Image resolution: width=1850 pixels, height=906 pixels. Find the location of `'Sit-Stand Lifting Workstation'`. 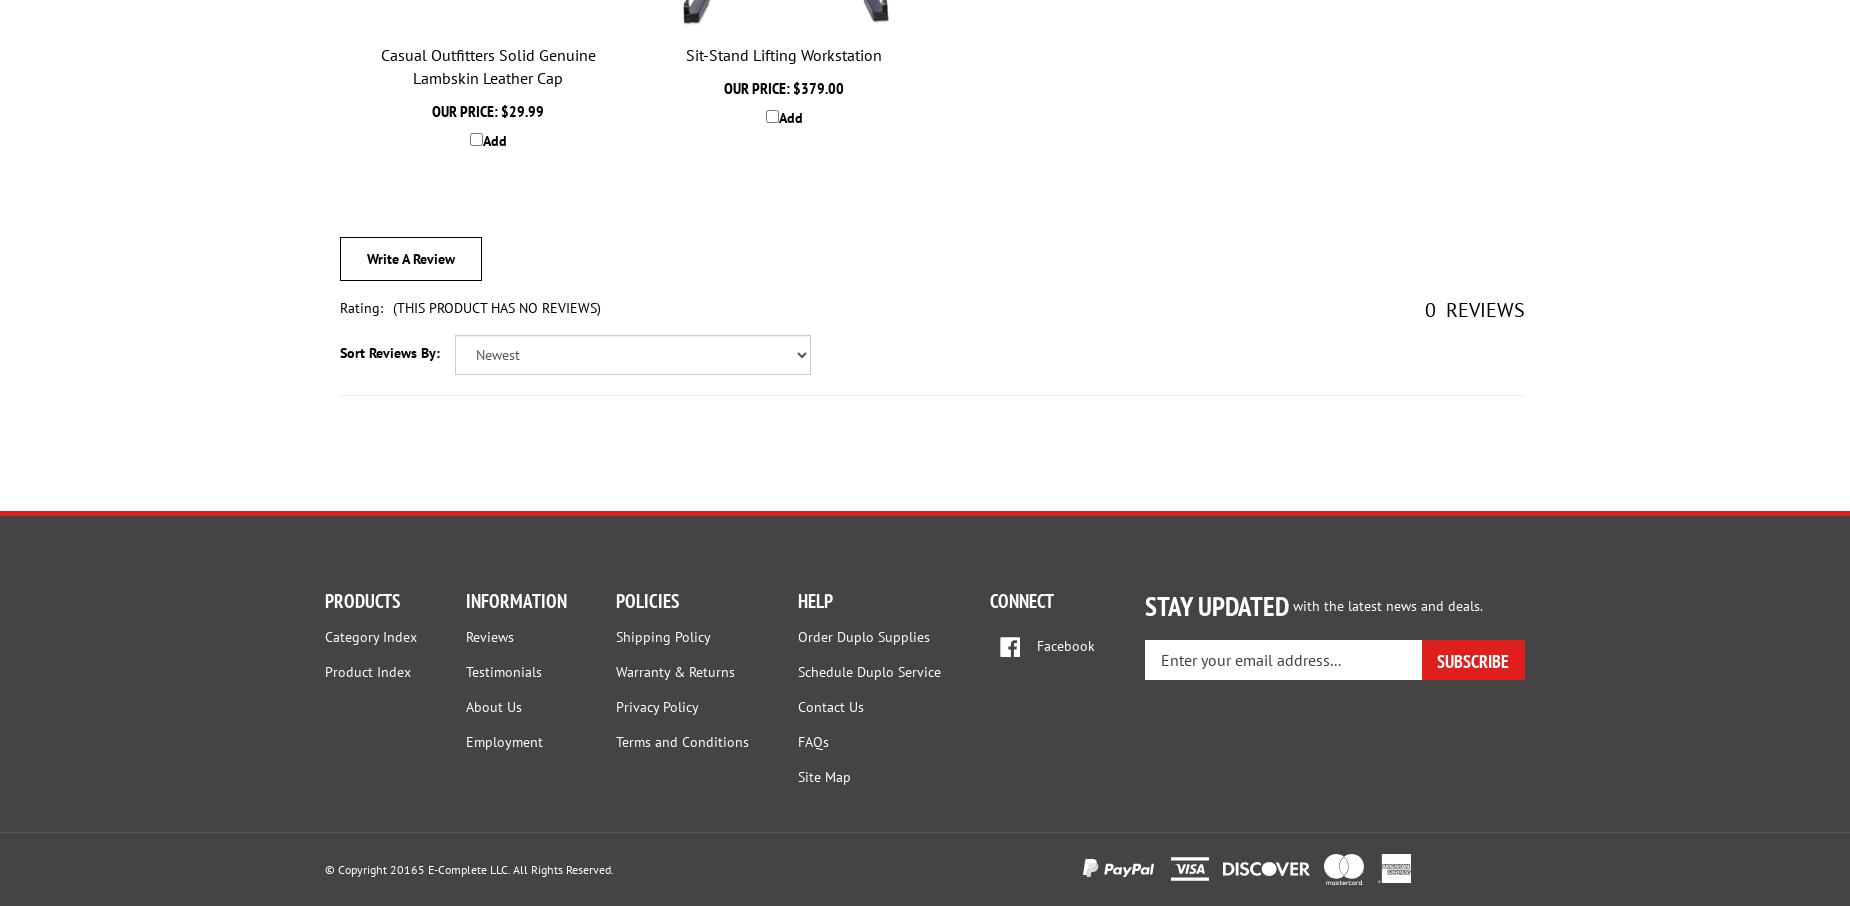

'Sit-Stand Lifting Workstation' is located at coordinates (685, 54).